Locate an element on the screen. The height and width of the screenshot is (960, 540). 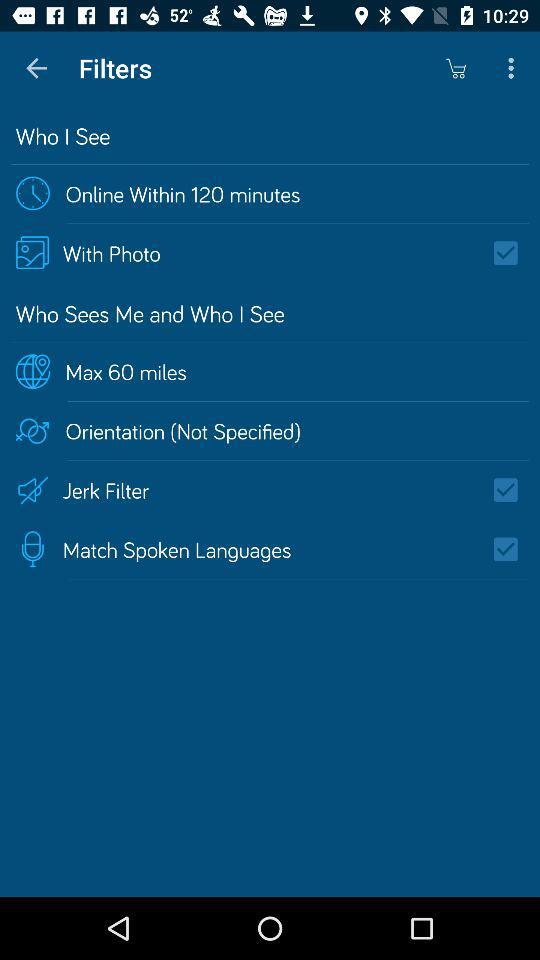
with photo option is located at coordinates (512, 252).